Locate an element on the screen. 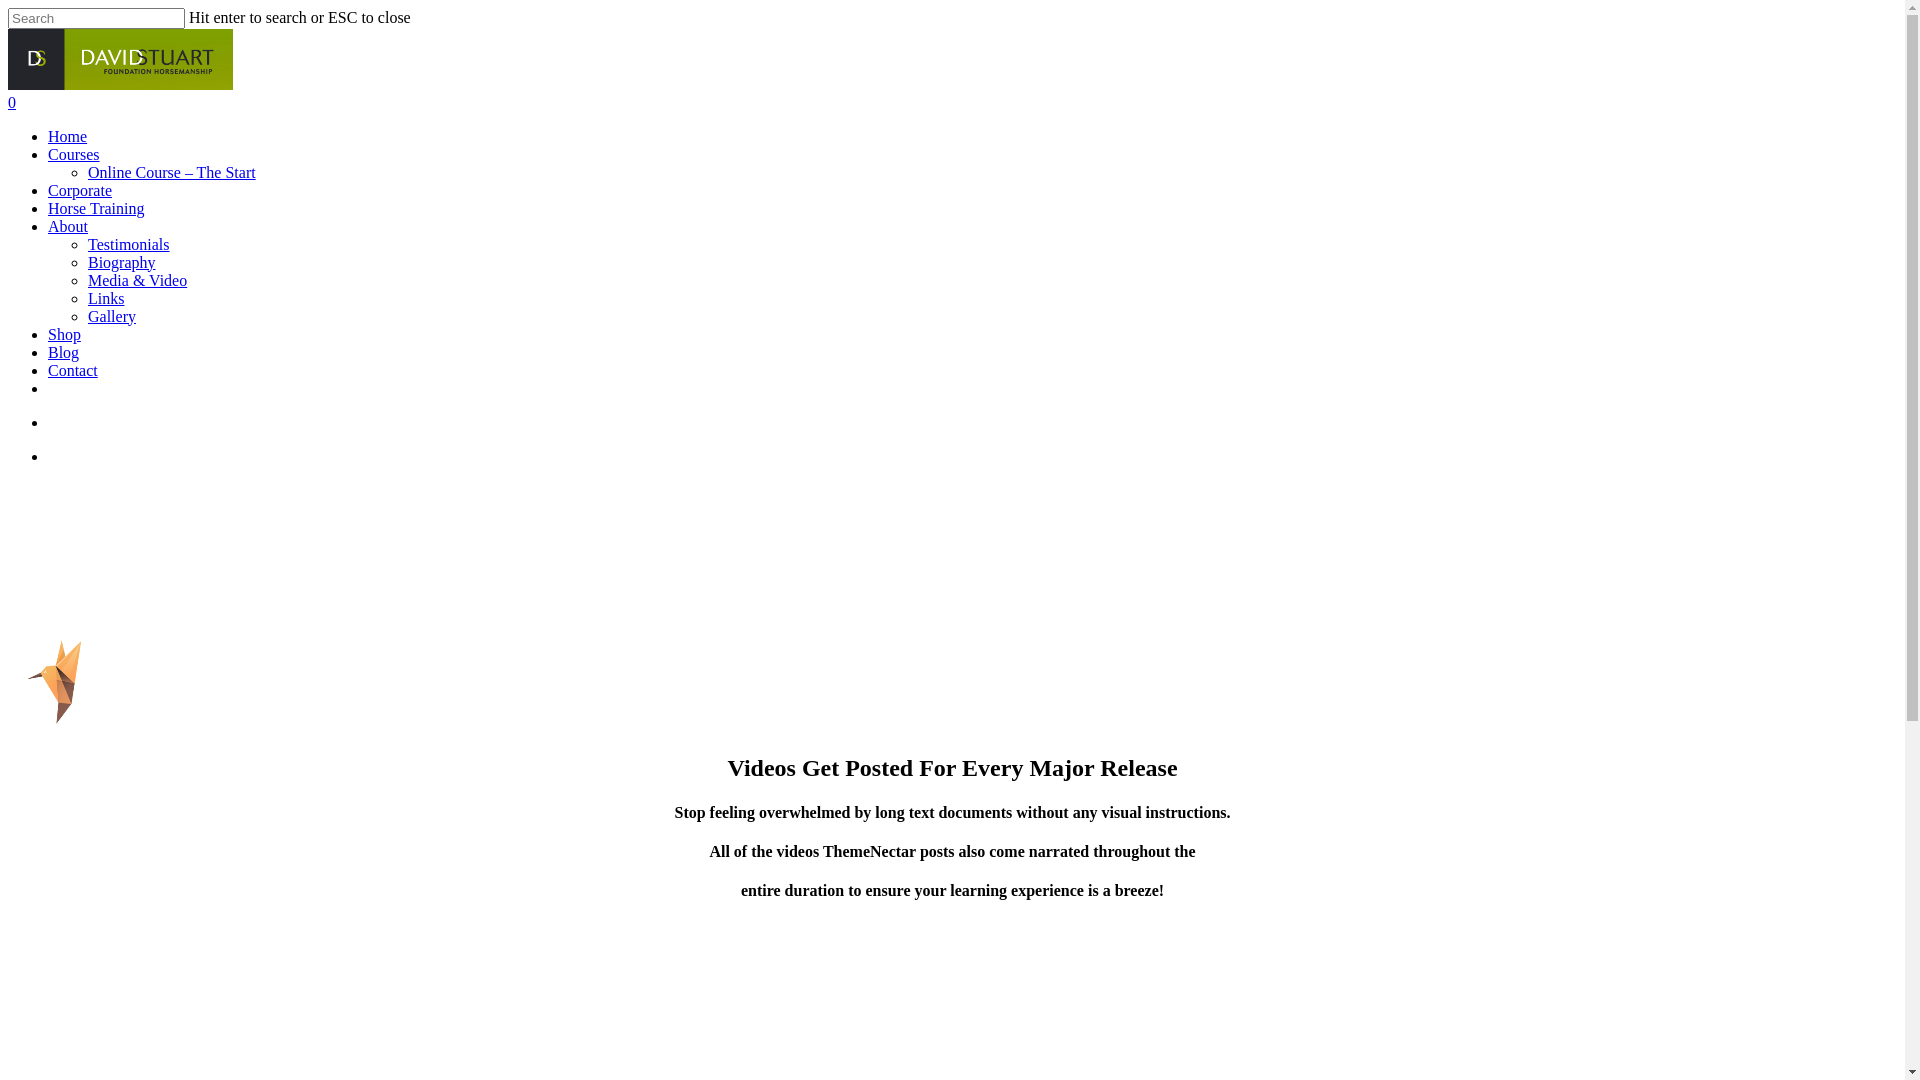 This screenshot has height=1080, width=1920. 'Home' is located at coordinates (48, 135).